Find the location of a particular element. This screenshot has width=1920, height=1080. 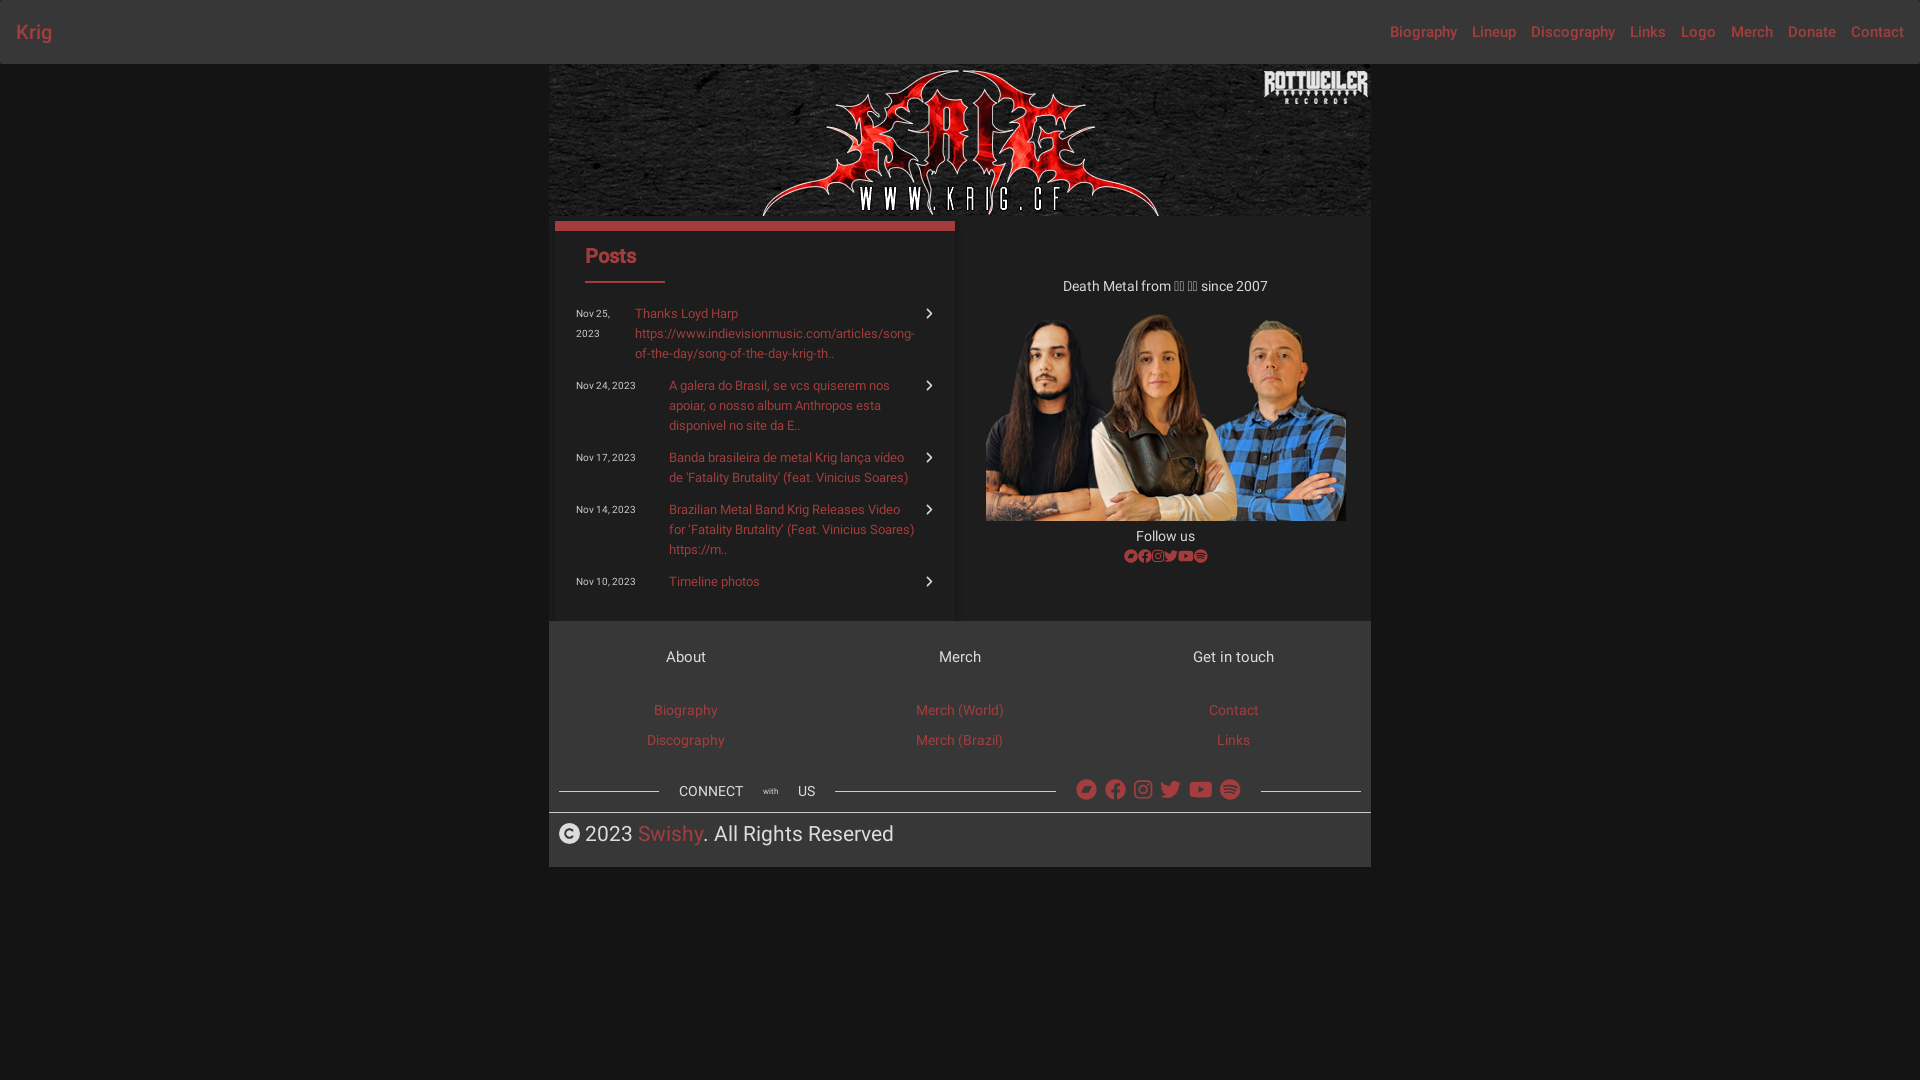

'Contact' is located at coordinates (1232, 708).